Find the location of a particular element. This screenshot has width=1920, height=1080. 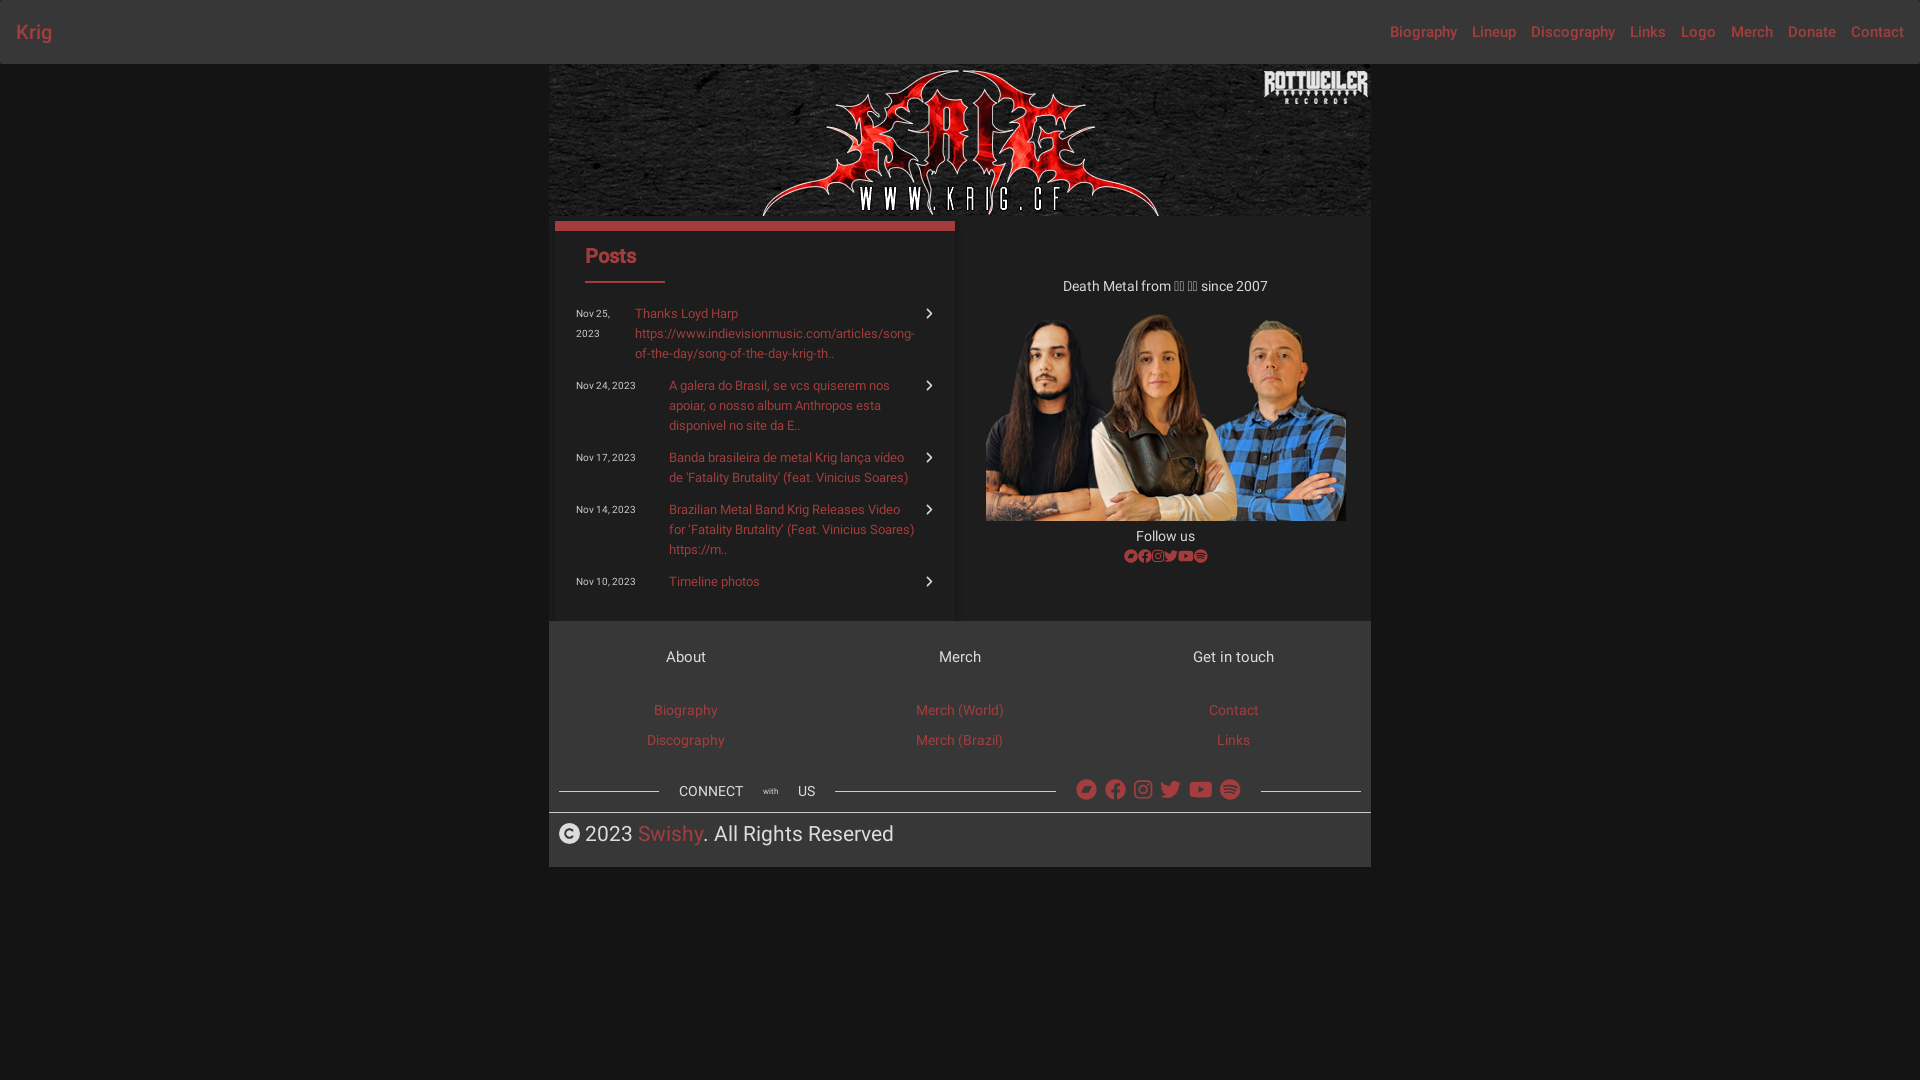

'Contact' is located at coordinates (1232, 708).